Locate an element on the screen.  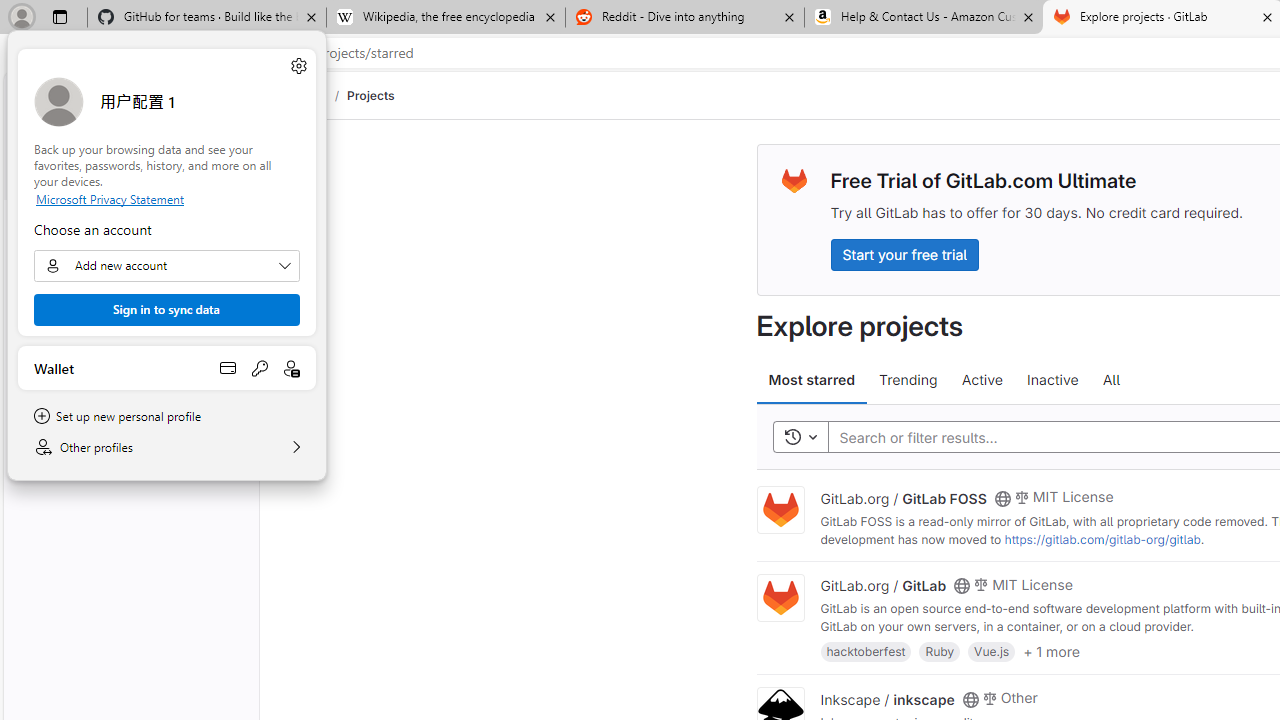
'Class: project' is located at coordinates (779, 596).